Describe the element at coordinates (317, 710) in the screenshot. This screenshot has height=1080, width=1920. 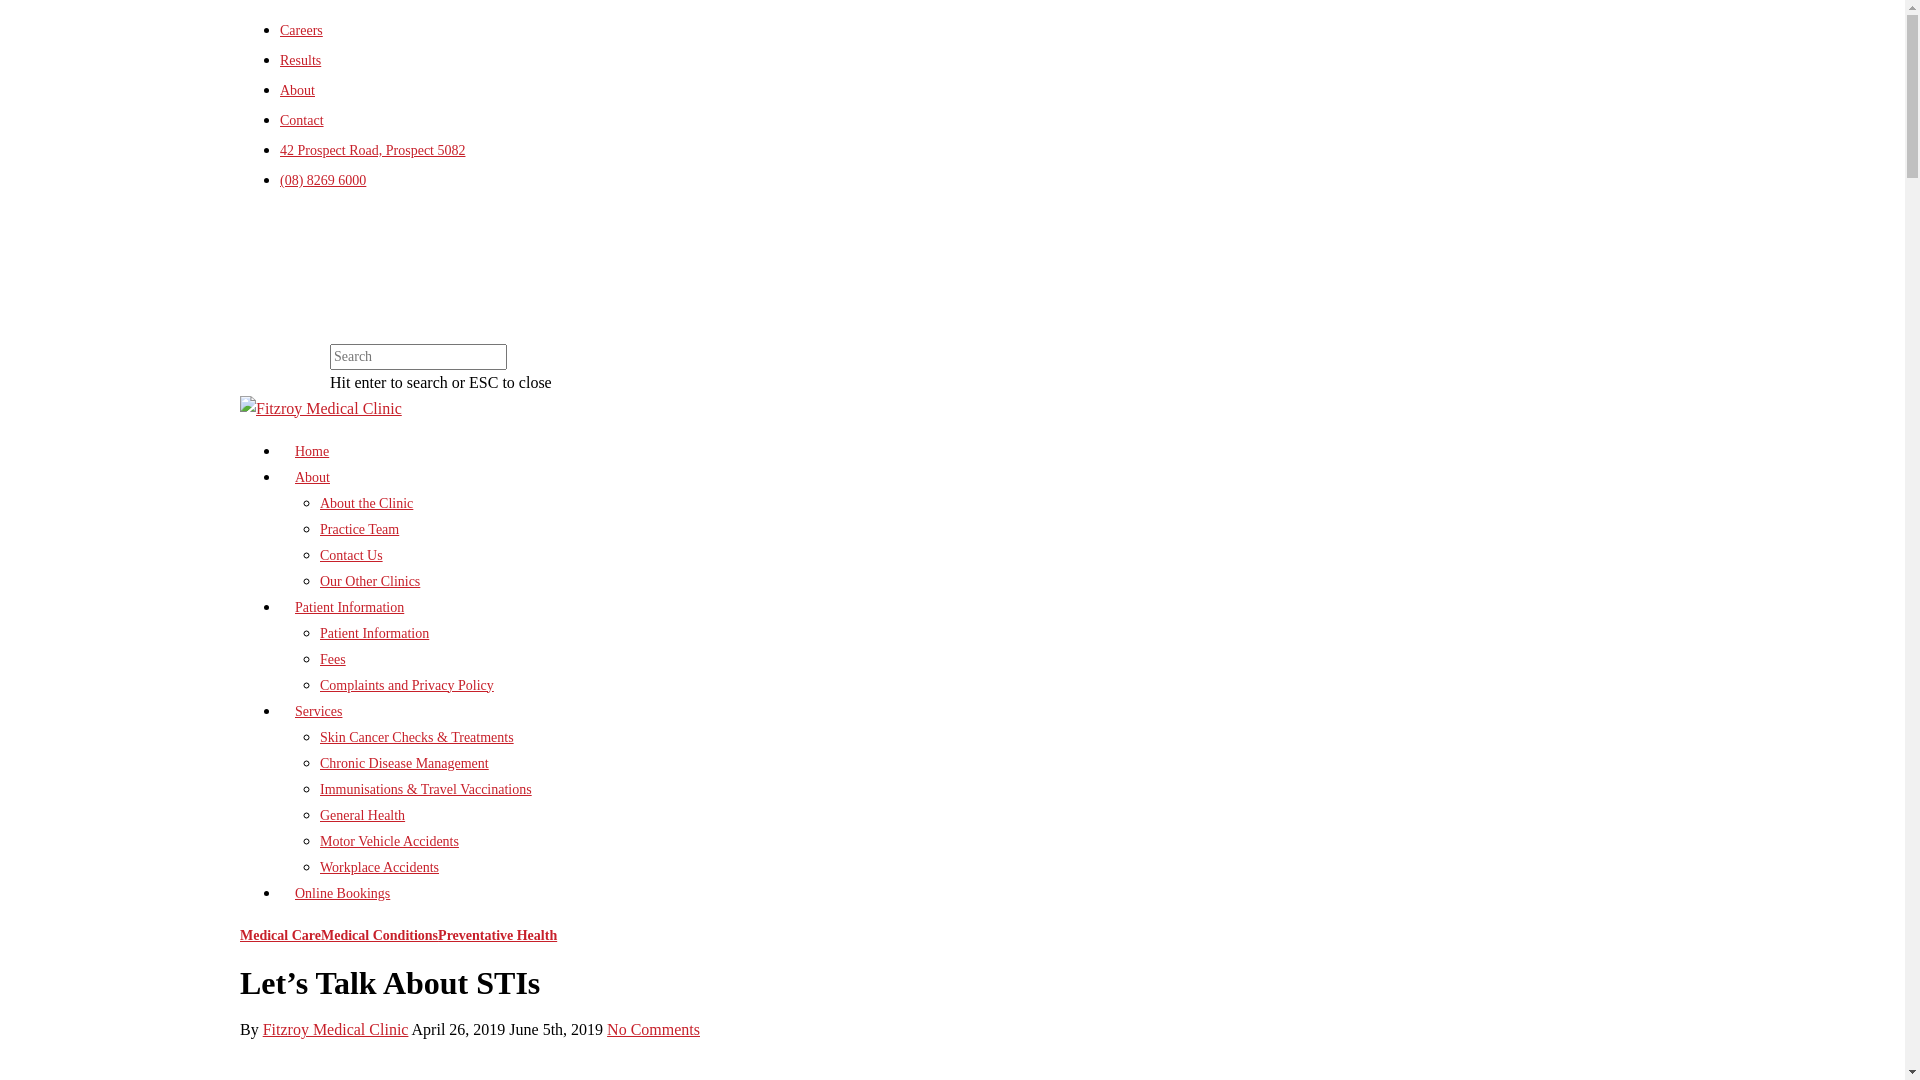
I see `'Services'` at that location.